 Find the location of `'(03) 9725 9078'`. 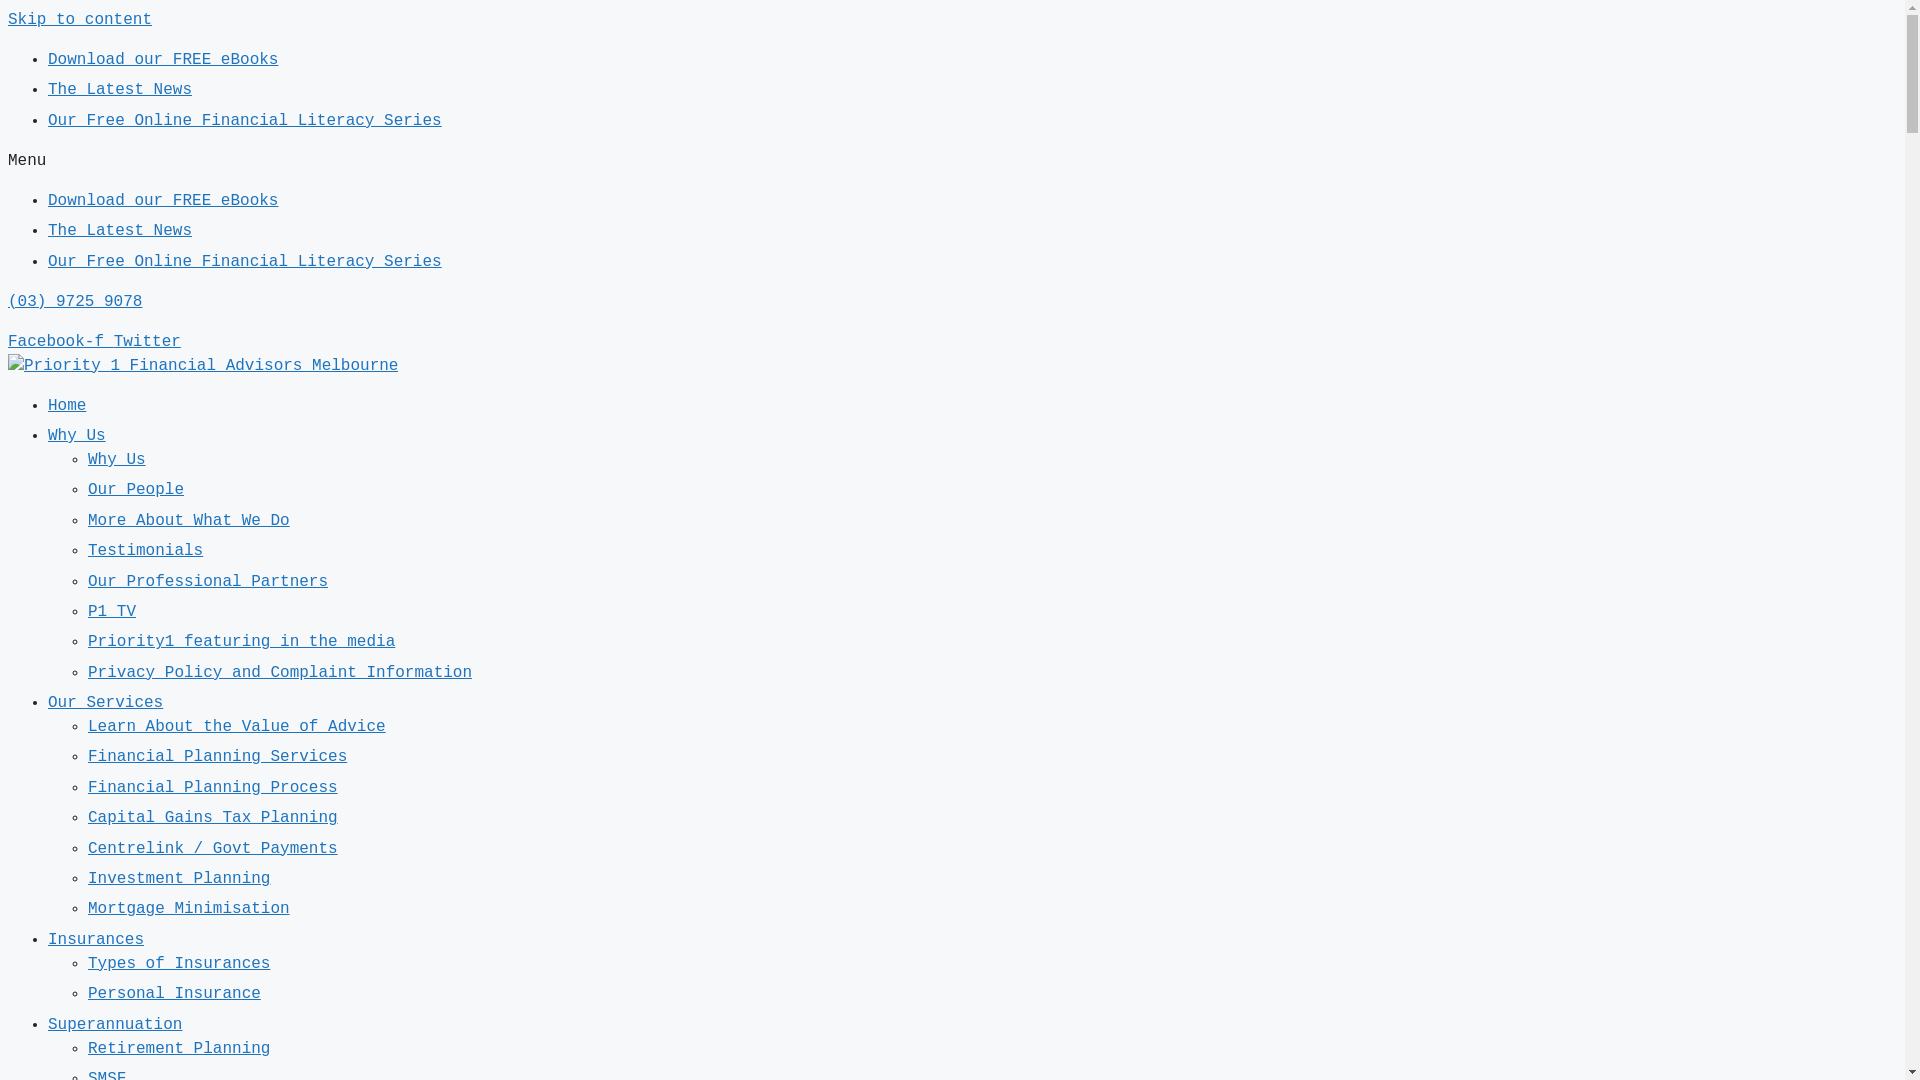

'(03) 9725 9078' is located at coordinates (75, 301).